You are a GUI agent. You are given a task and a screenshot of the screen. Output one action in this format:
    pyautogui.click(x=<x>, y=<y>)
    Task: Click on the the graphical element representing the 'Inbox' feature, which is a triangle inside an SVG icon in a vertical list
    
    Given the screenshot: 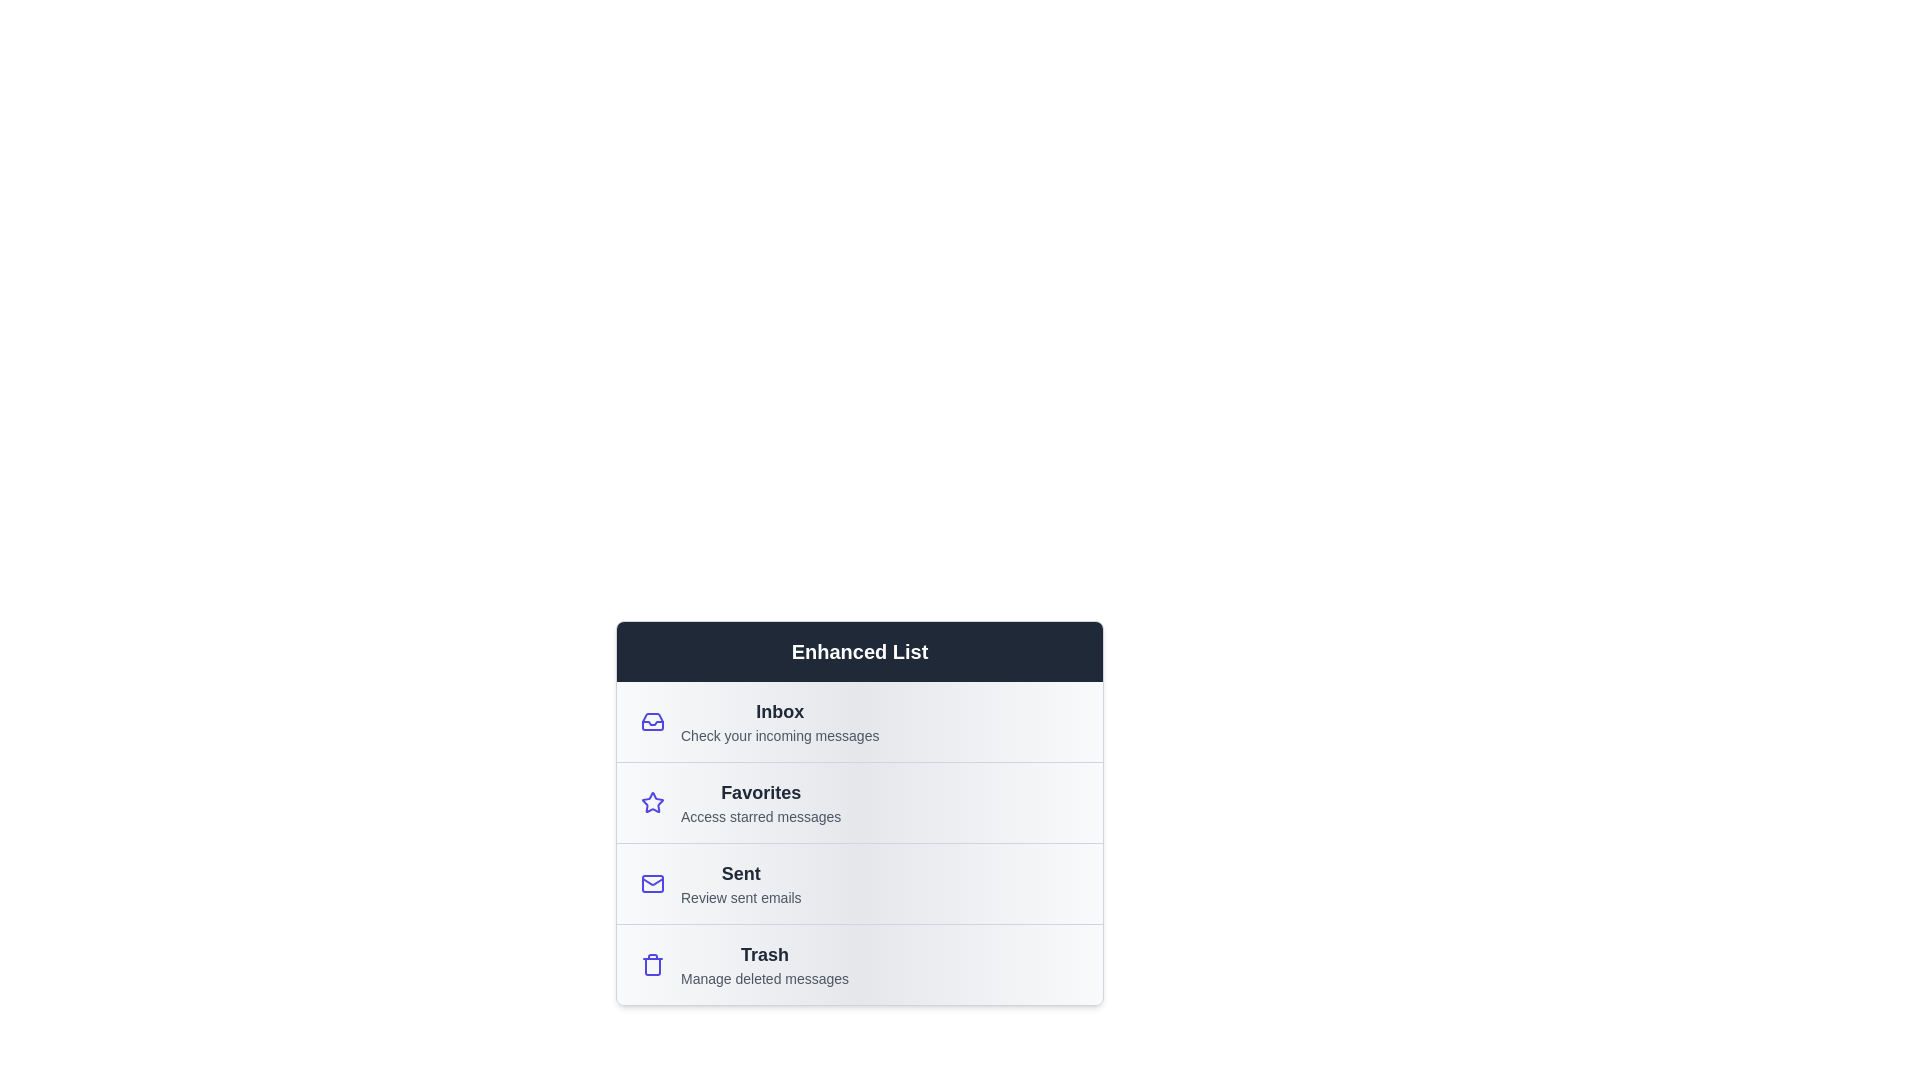 What is the action you would take?
    pyautogui.click(x=652, y=723)
    